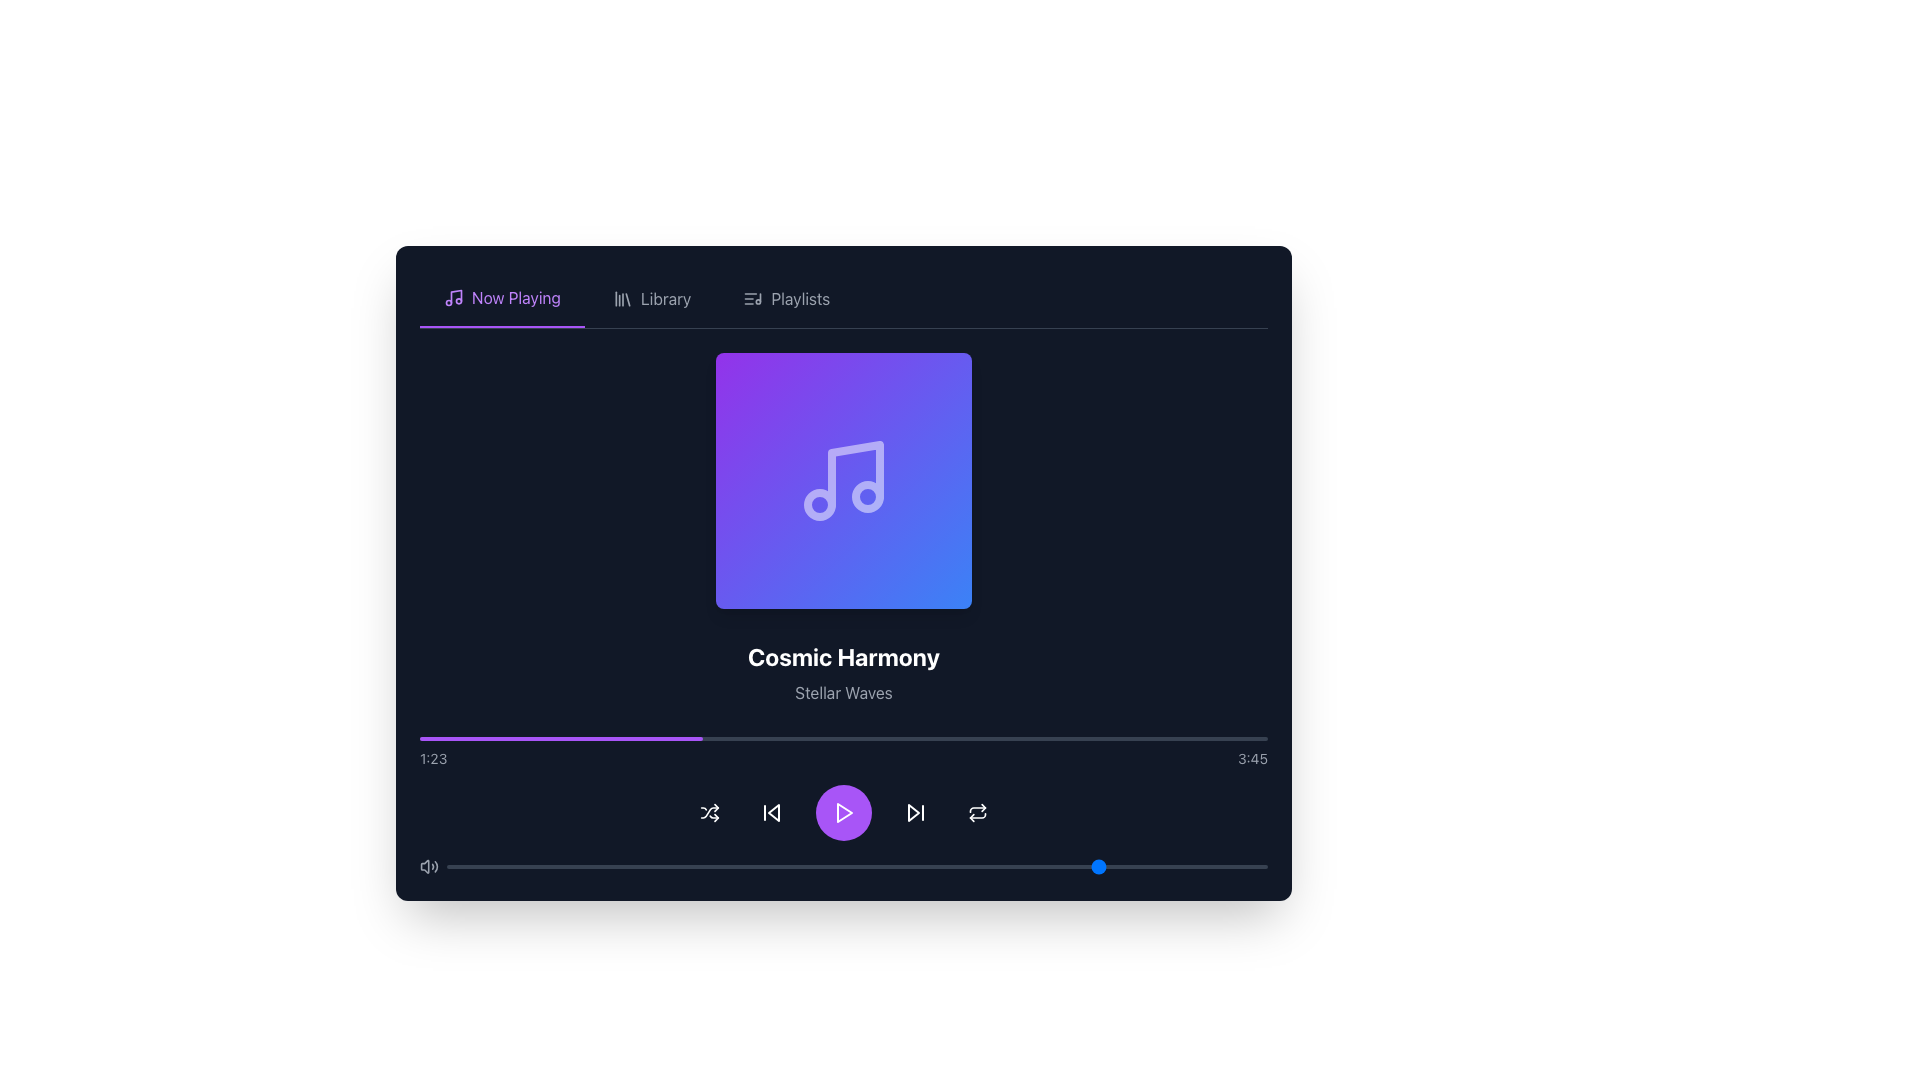 This screenshot has height=1080, width=1920. Describe the element at coordinates (820, 504) in the screenshot. I see `the graphical decoration within the music note icon, which is part of the album artwork displayed on a purple-blue gradient square` at that location.